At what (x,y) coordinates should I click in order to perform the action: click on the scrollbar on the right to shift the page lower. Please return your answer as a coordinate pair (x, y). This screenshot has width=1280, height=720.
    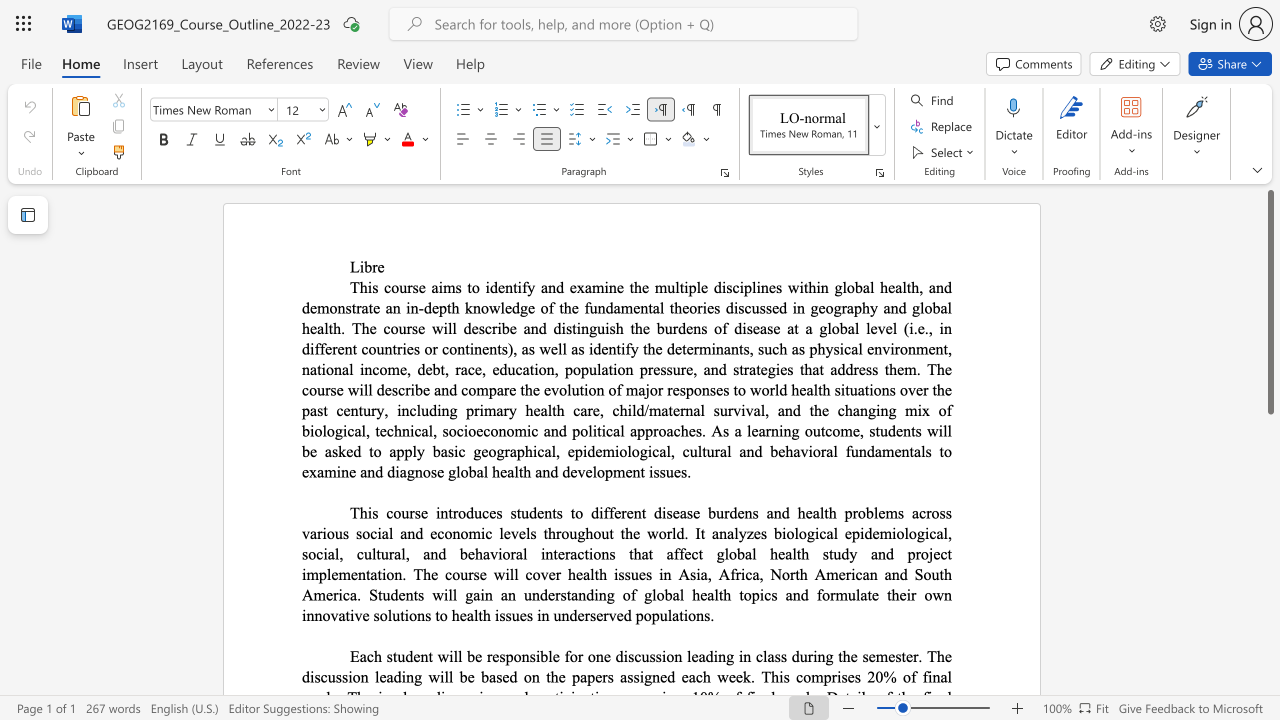
    Looking at the image, I should click on (1269, 580).